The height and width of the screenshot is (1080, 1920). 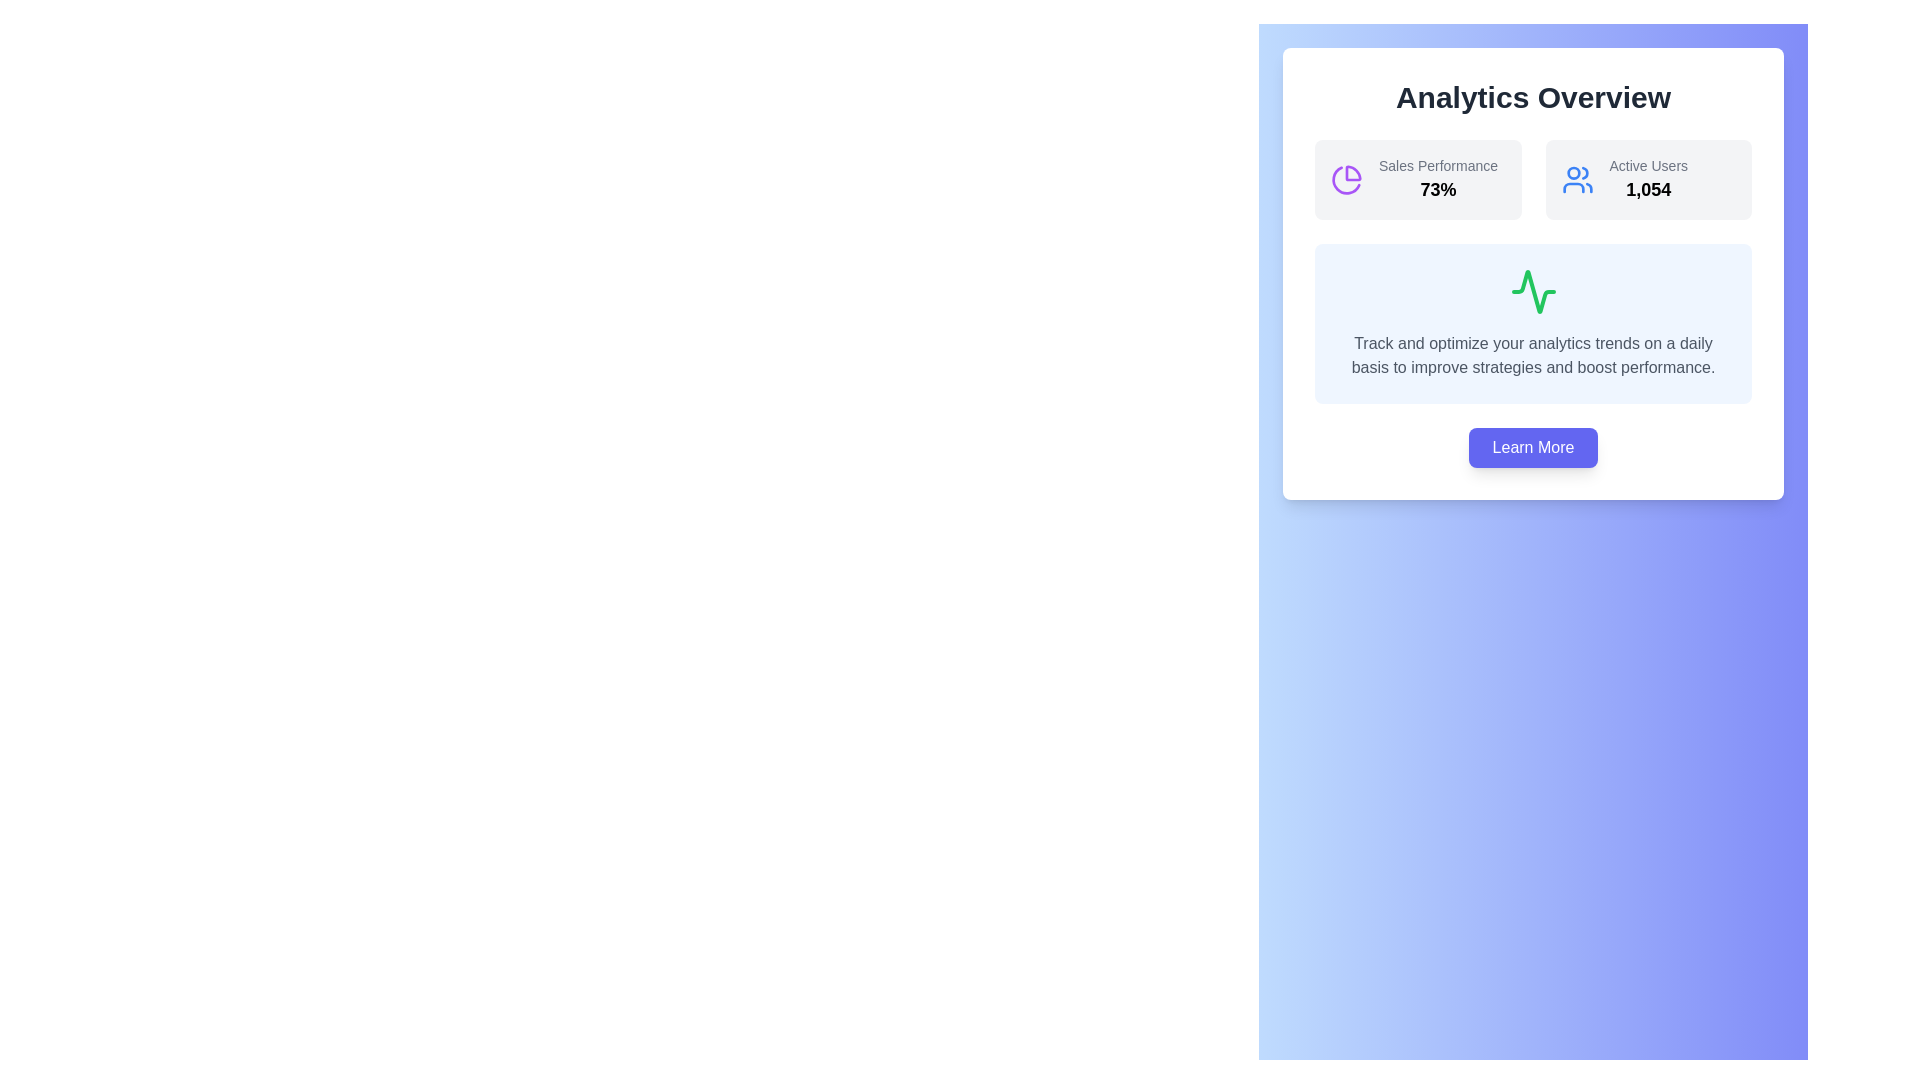 I want to click on the text label displaying '73%' which is located in the lower-right region of the card in the 'Analytics Overview' panel, adjacent to the 'Sales Performance' label, so click(x=1437, y=189).